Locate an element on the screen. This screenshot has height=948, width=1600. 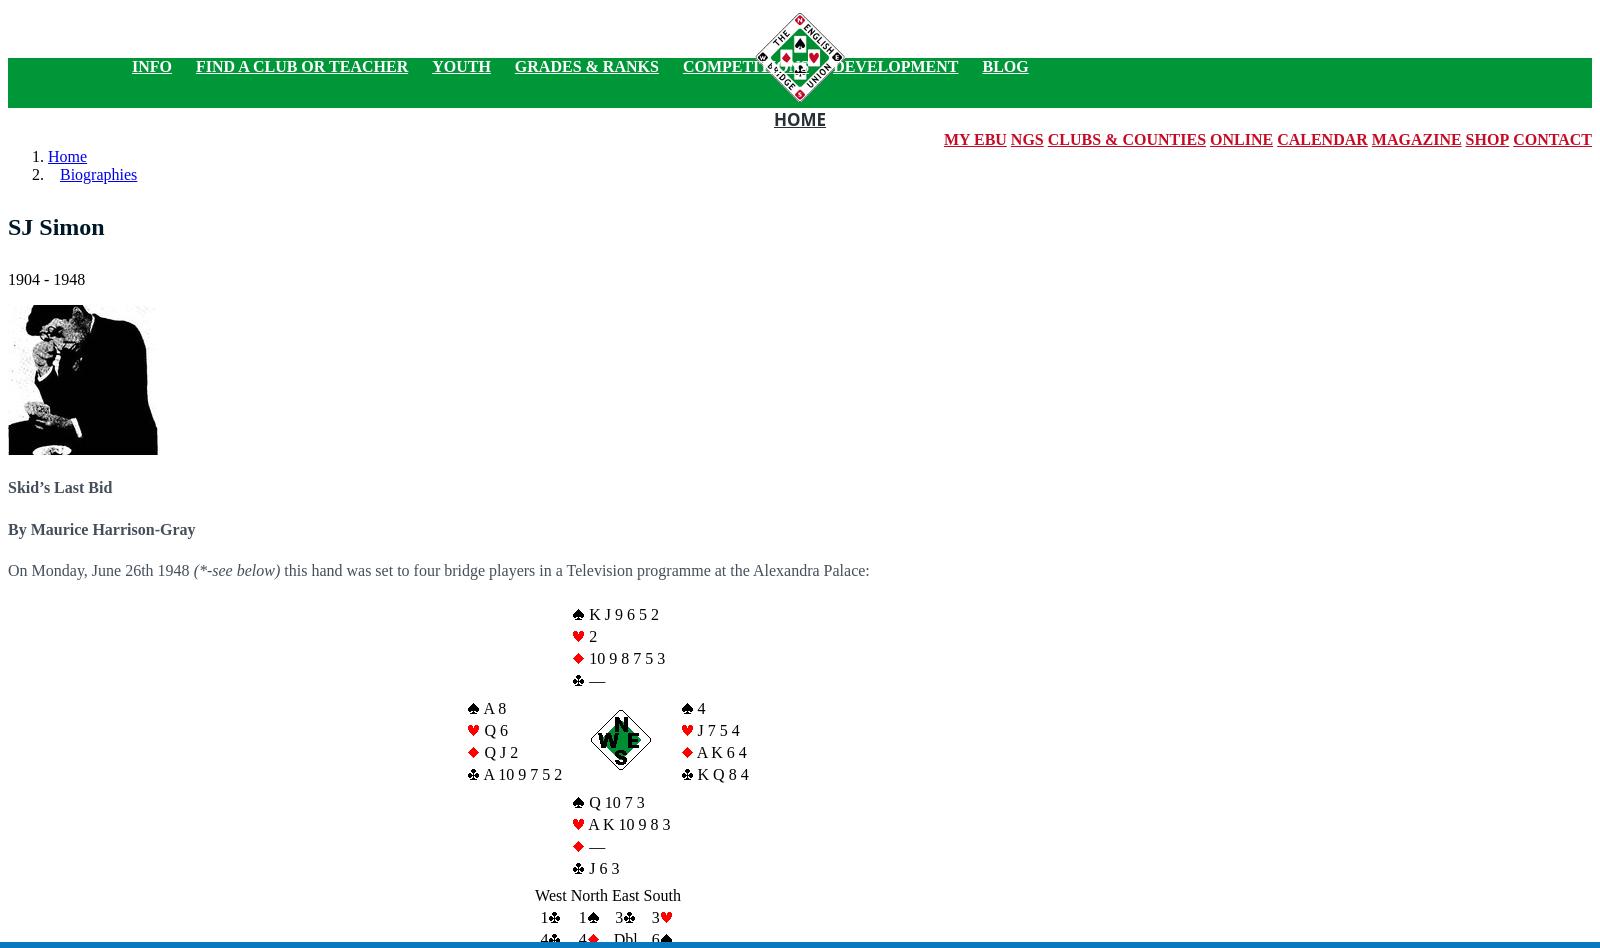
'J 7 5 4' is located at coordinates (716, 729).